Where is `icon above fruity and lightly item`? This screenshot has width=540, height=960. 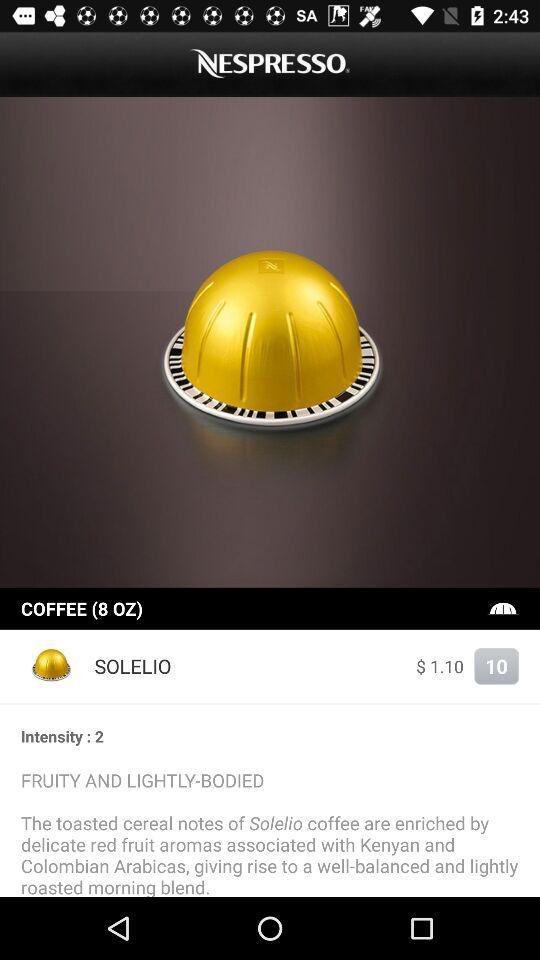
icon above fruity and lightly item is located at coordinates (270, 735).